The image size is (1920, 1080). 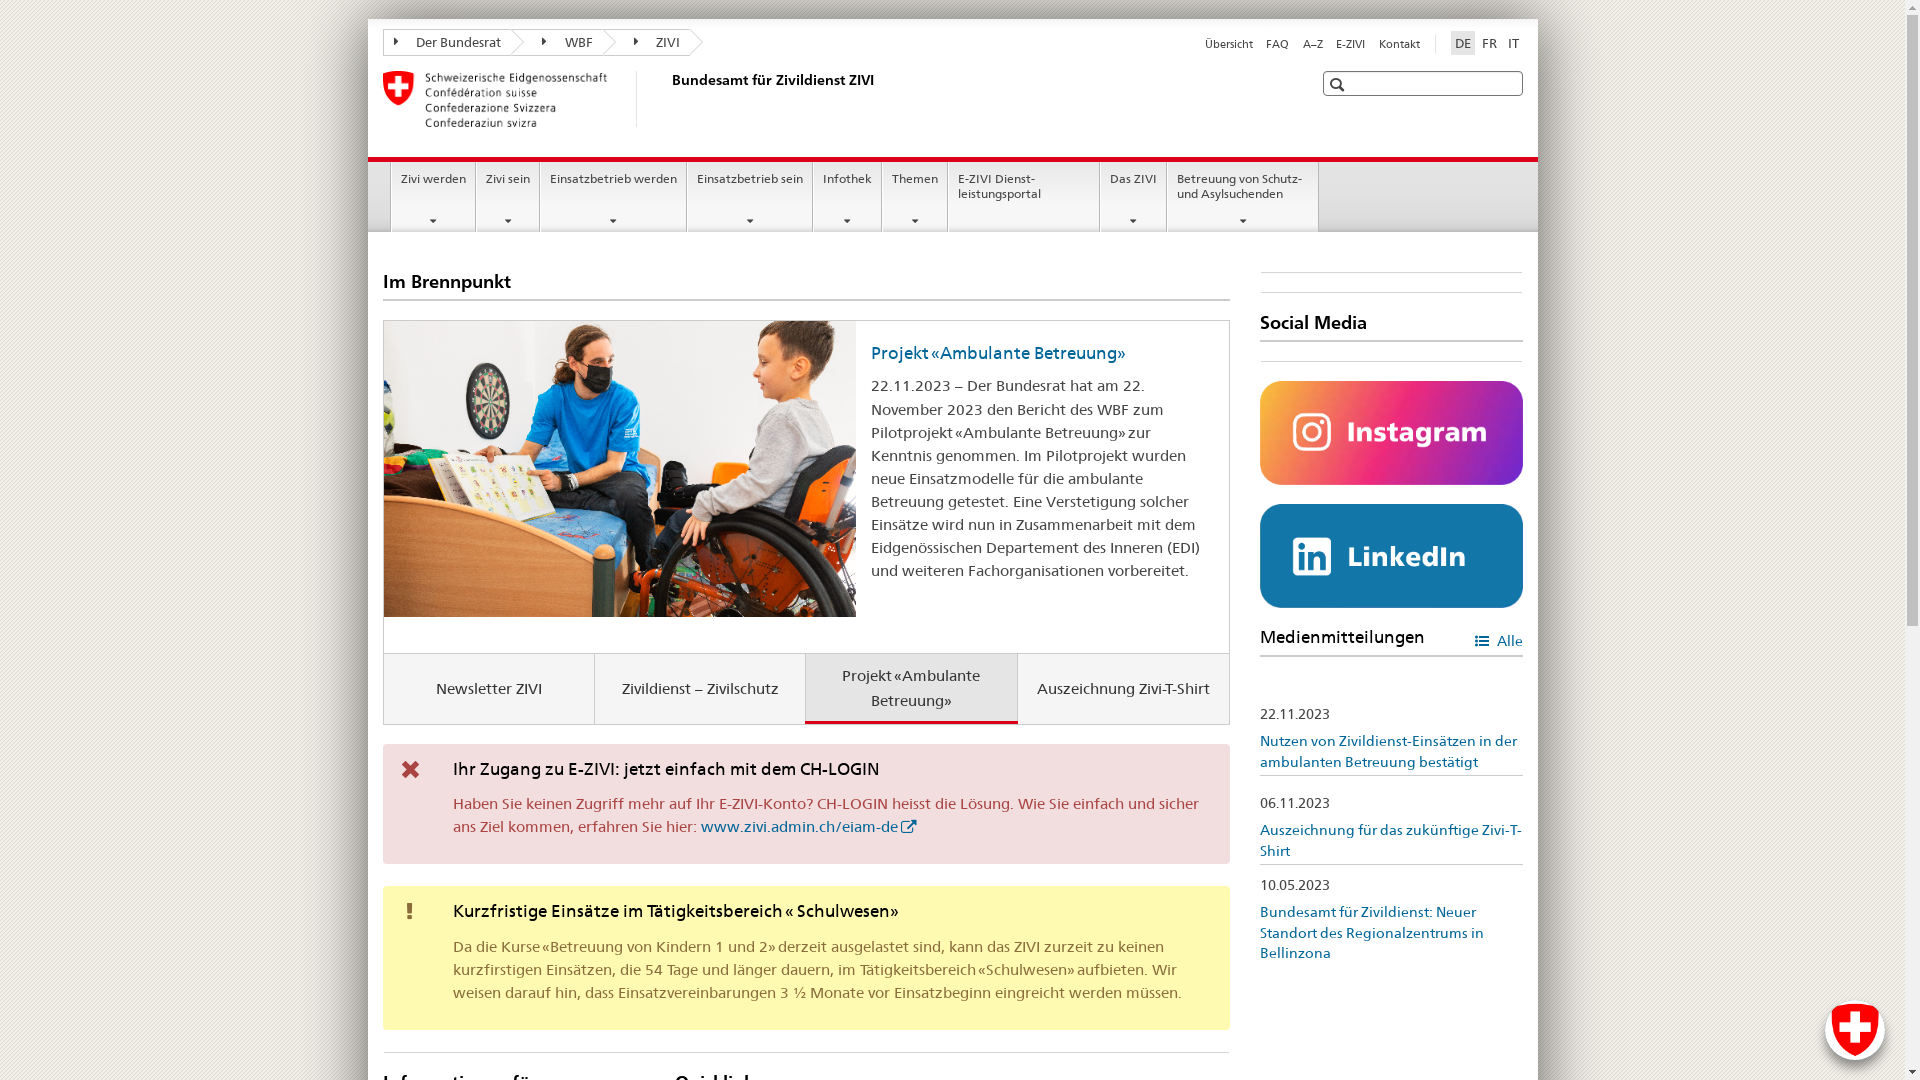 What do you see at coordinates (1099, 196) in the screenshot?
I see `'Das ZIVI'` at bounding box center [1099, 196].